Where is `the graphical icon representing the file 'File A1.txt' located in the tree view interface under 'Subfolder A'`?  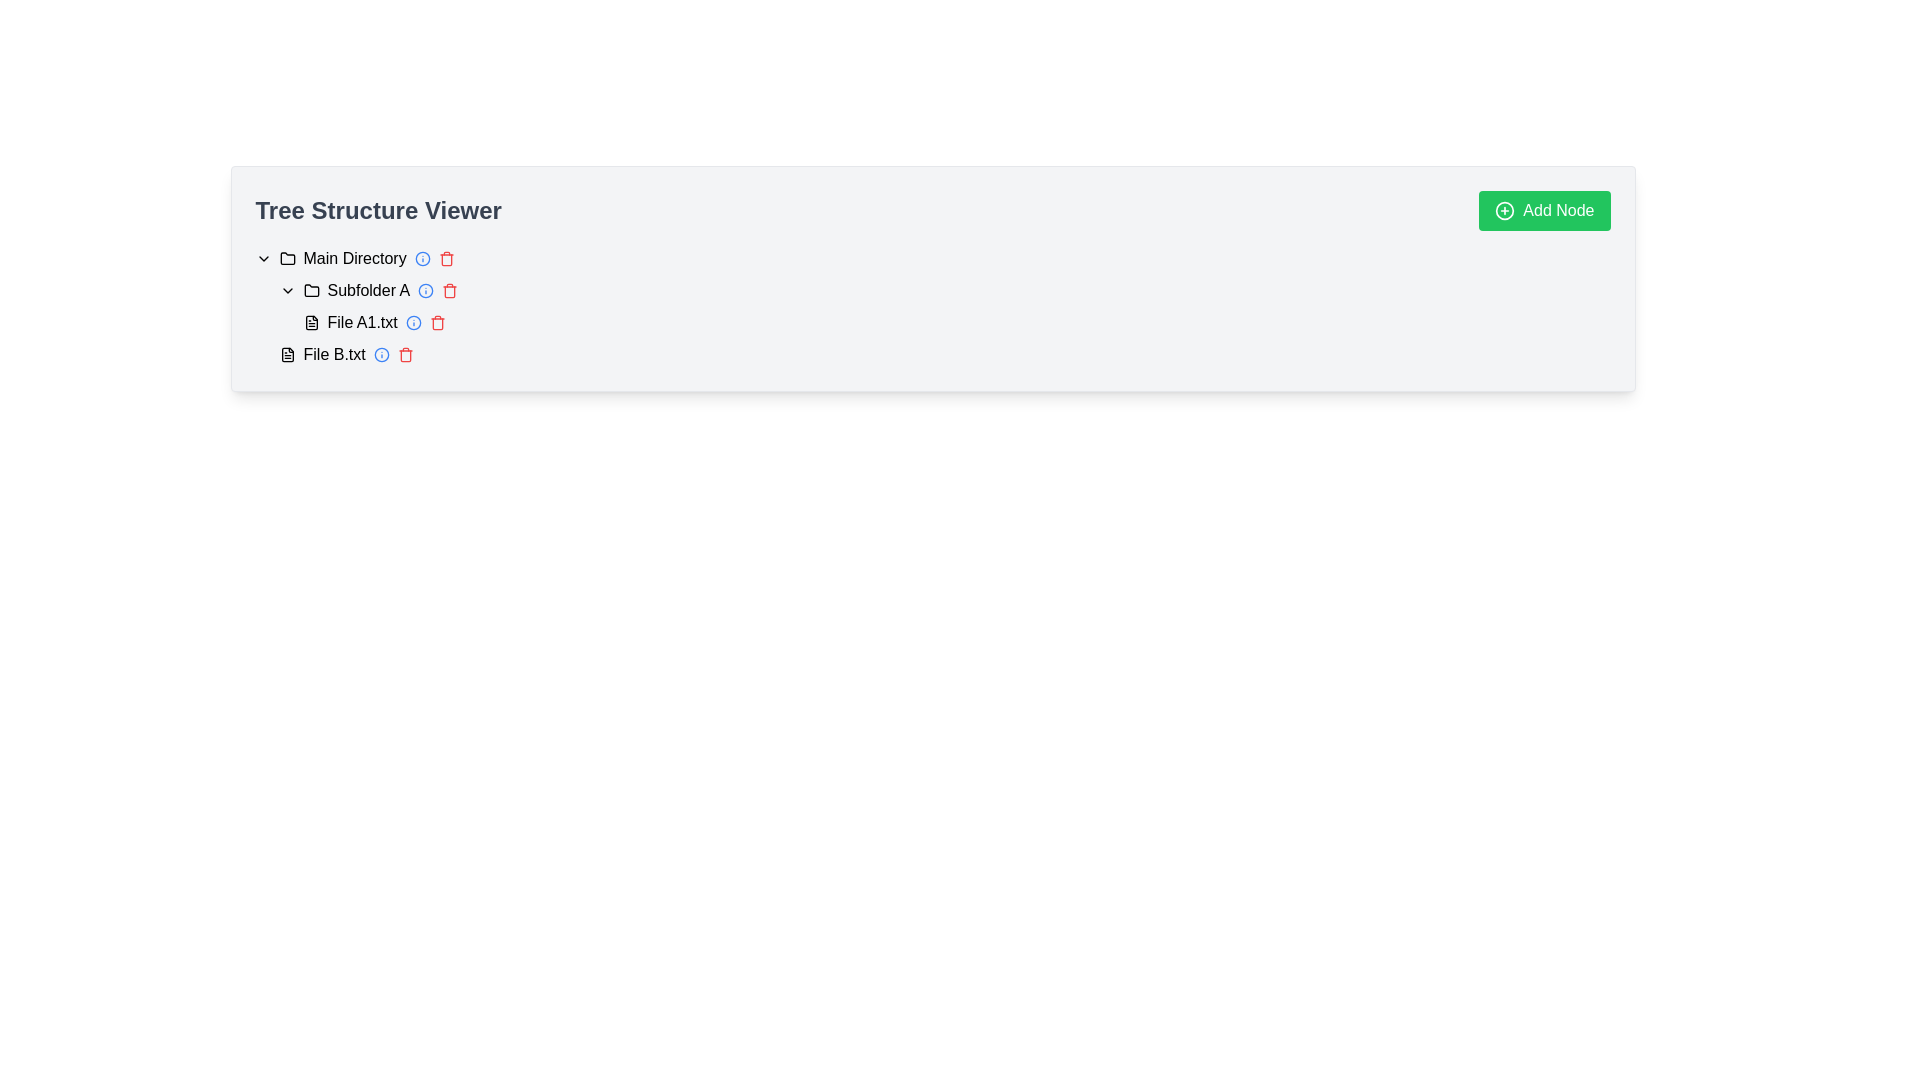
the graphical icon representing the file 'File A1.txt' located in the tree view interface under 'Subfolder A' is located at coordinates (310, 322).